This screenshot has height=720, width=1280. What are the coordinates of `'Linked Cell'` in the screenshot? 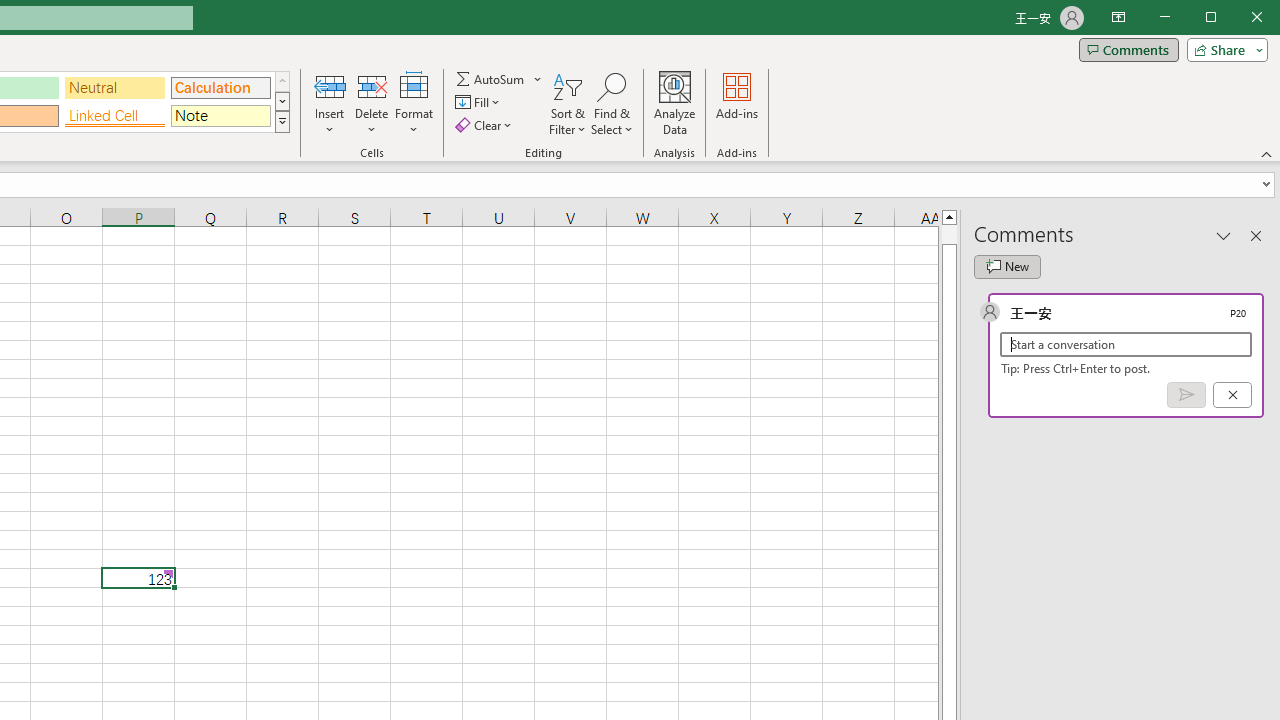 It's located at (113, 116).